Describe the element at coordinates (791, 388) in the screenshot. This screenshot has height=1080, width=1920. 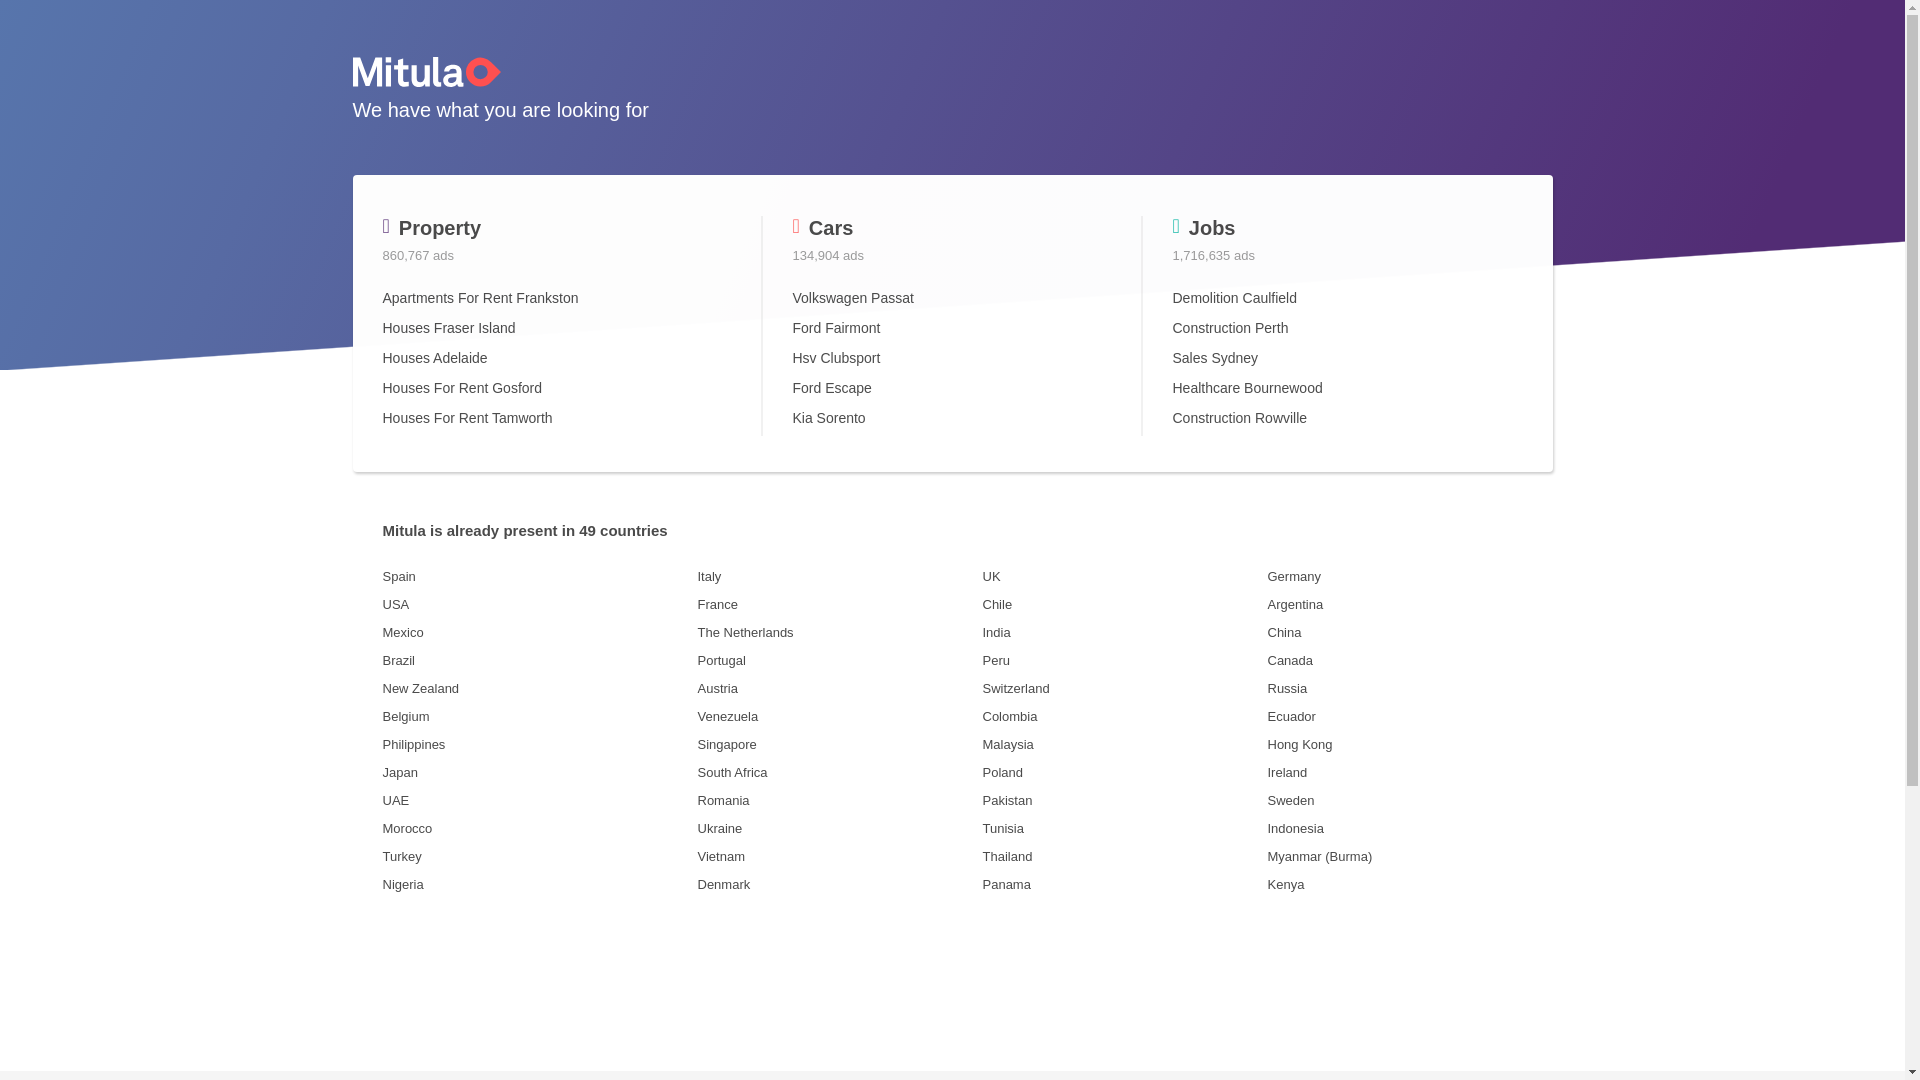
I see `'Ford Escape'` at that location.